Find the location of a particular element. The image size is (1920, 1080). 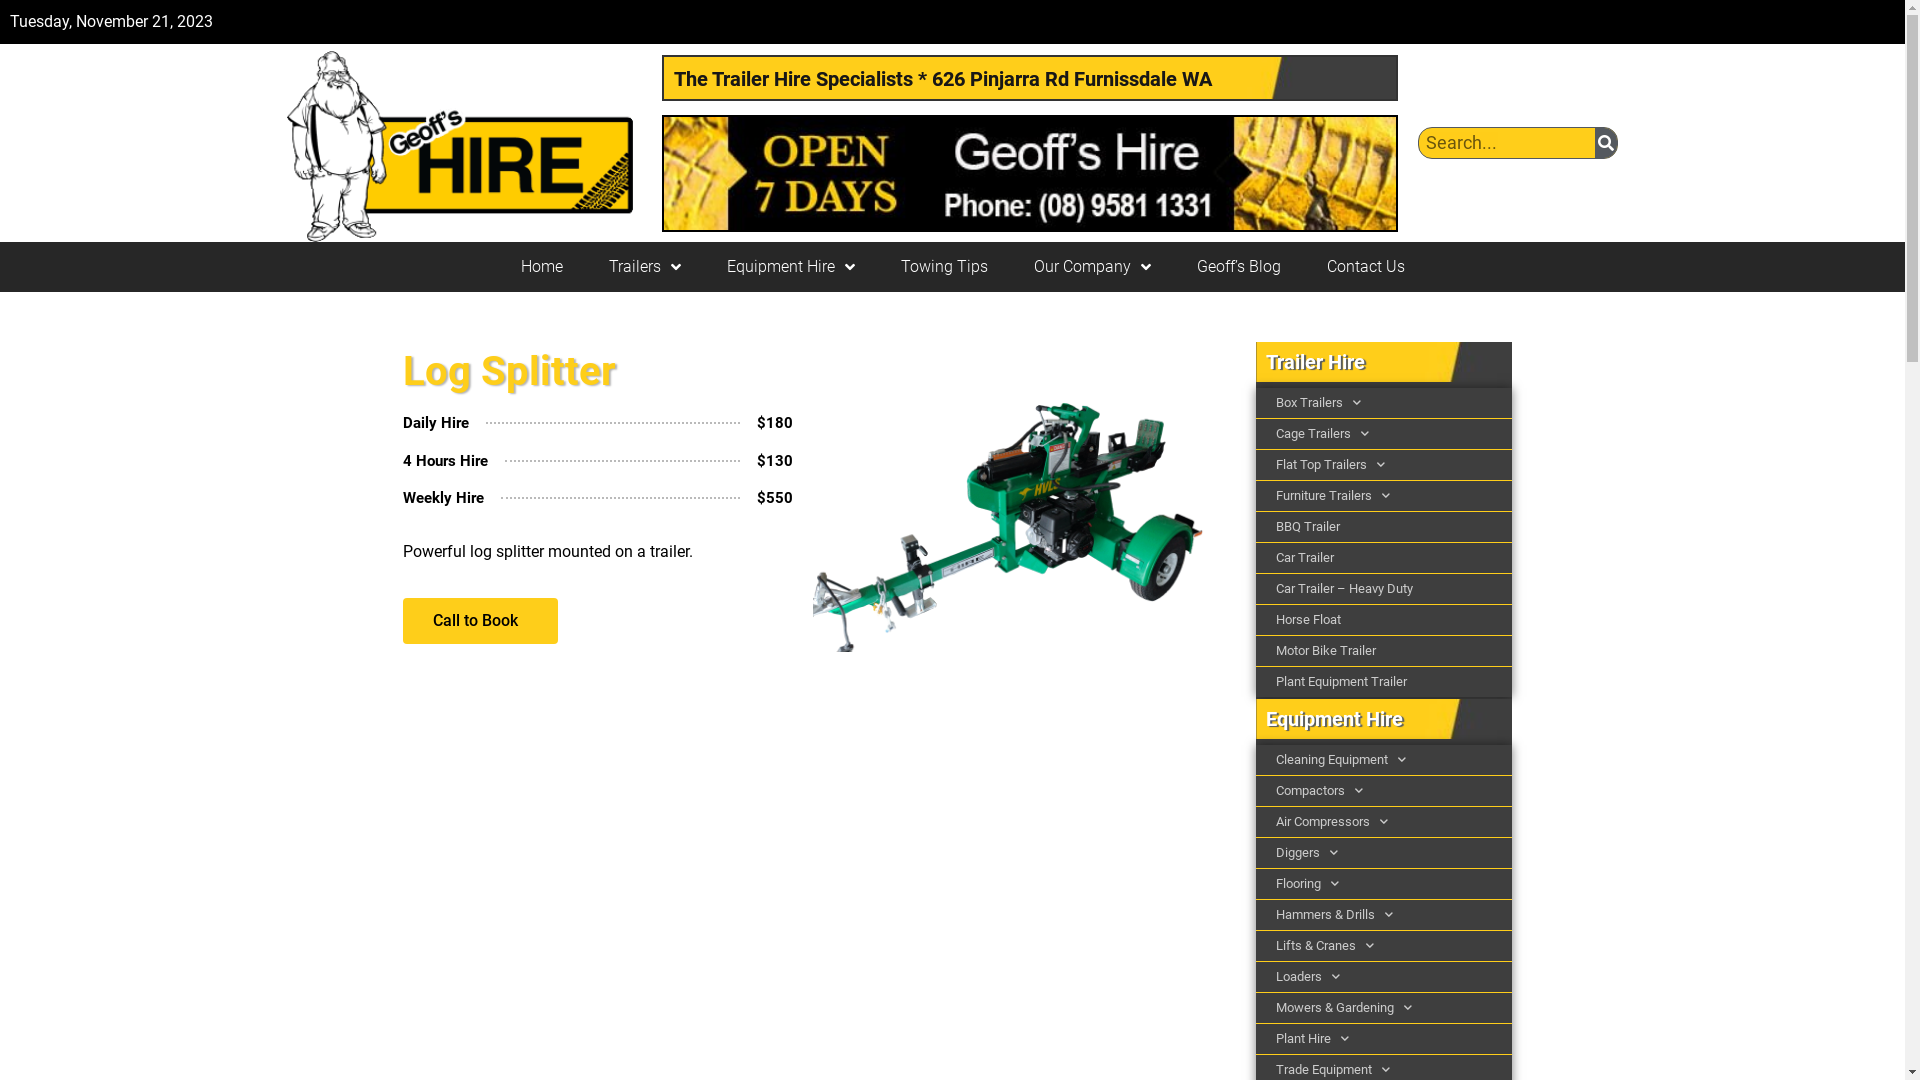

'4 Hours Hire is located at coordinates (596, 466).